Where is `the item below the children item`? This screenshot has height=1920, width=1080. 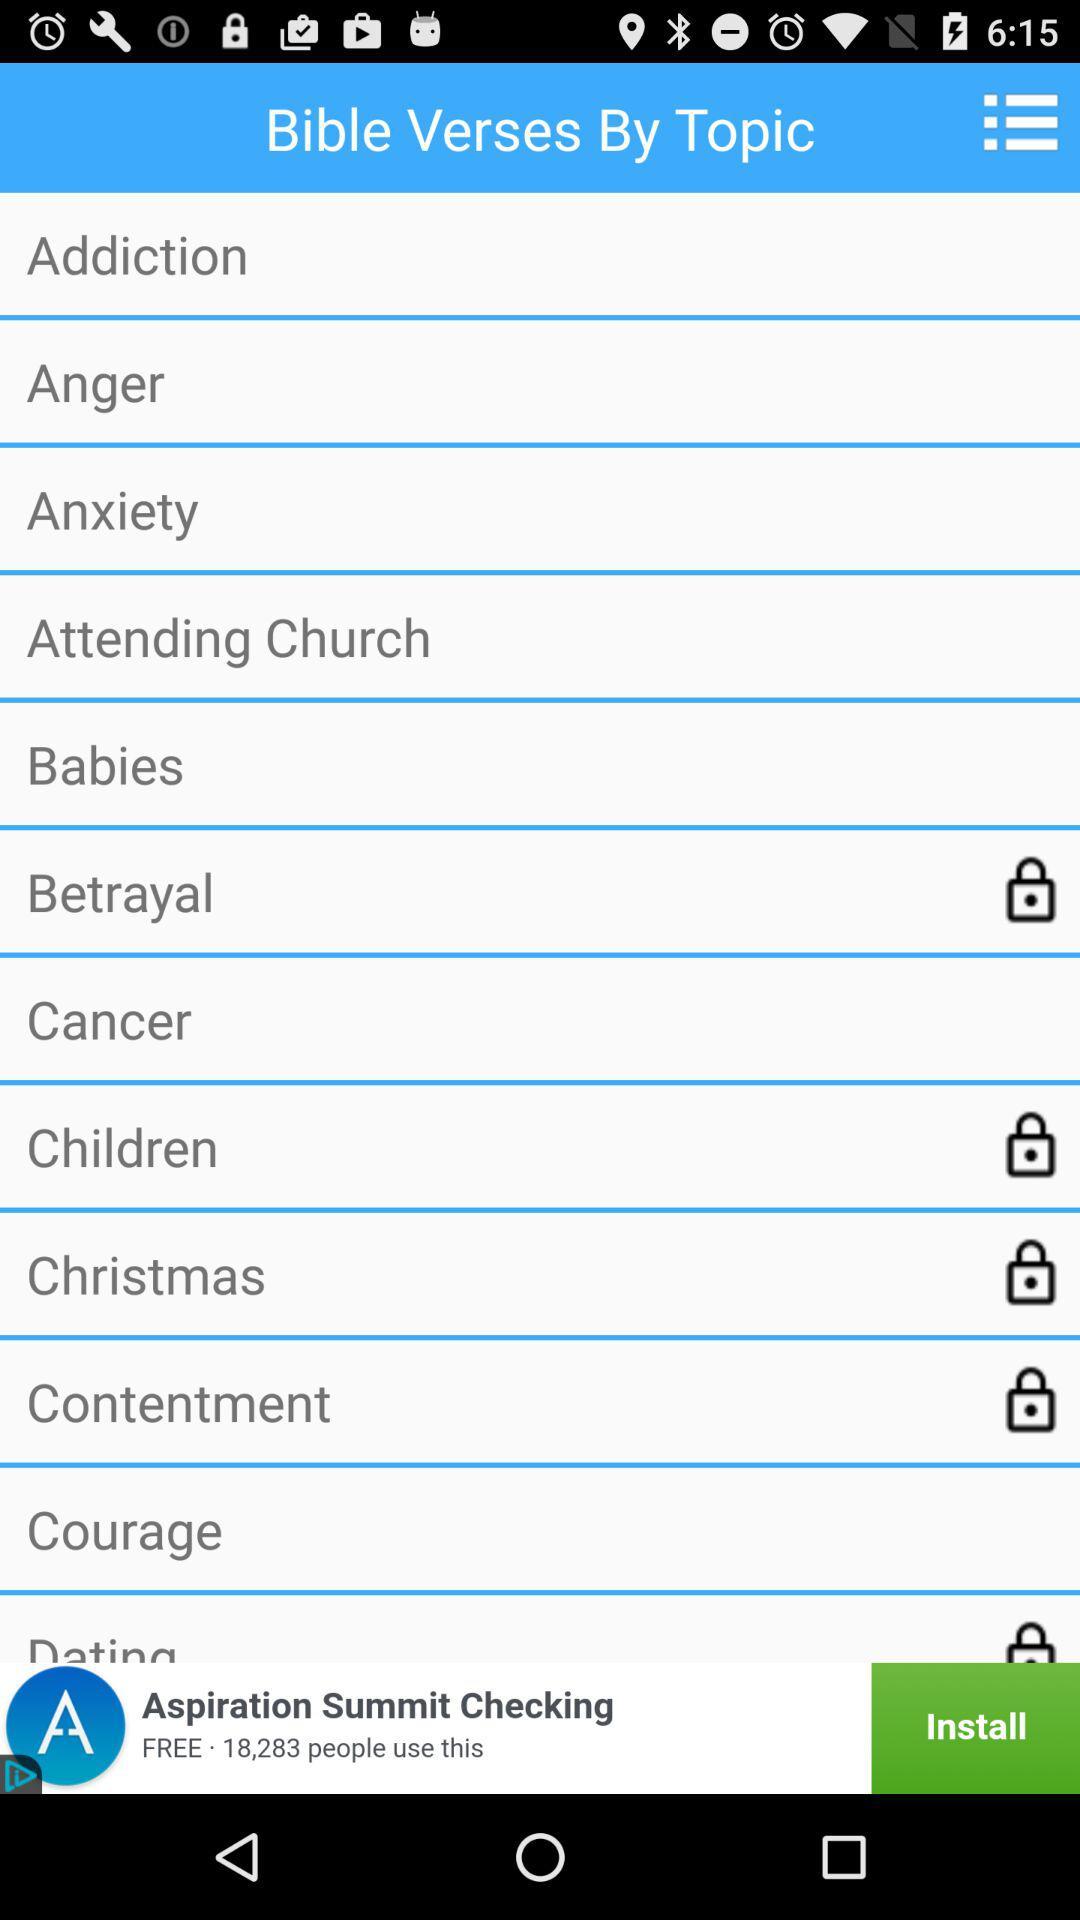 the item below the children item is located at coordinates (496, 1272).